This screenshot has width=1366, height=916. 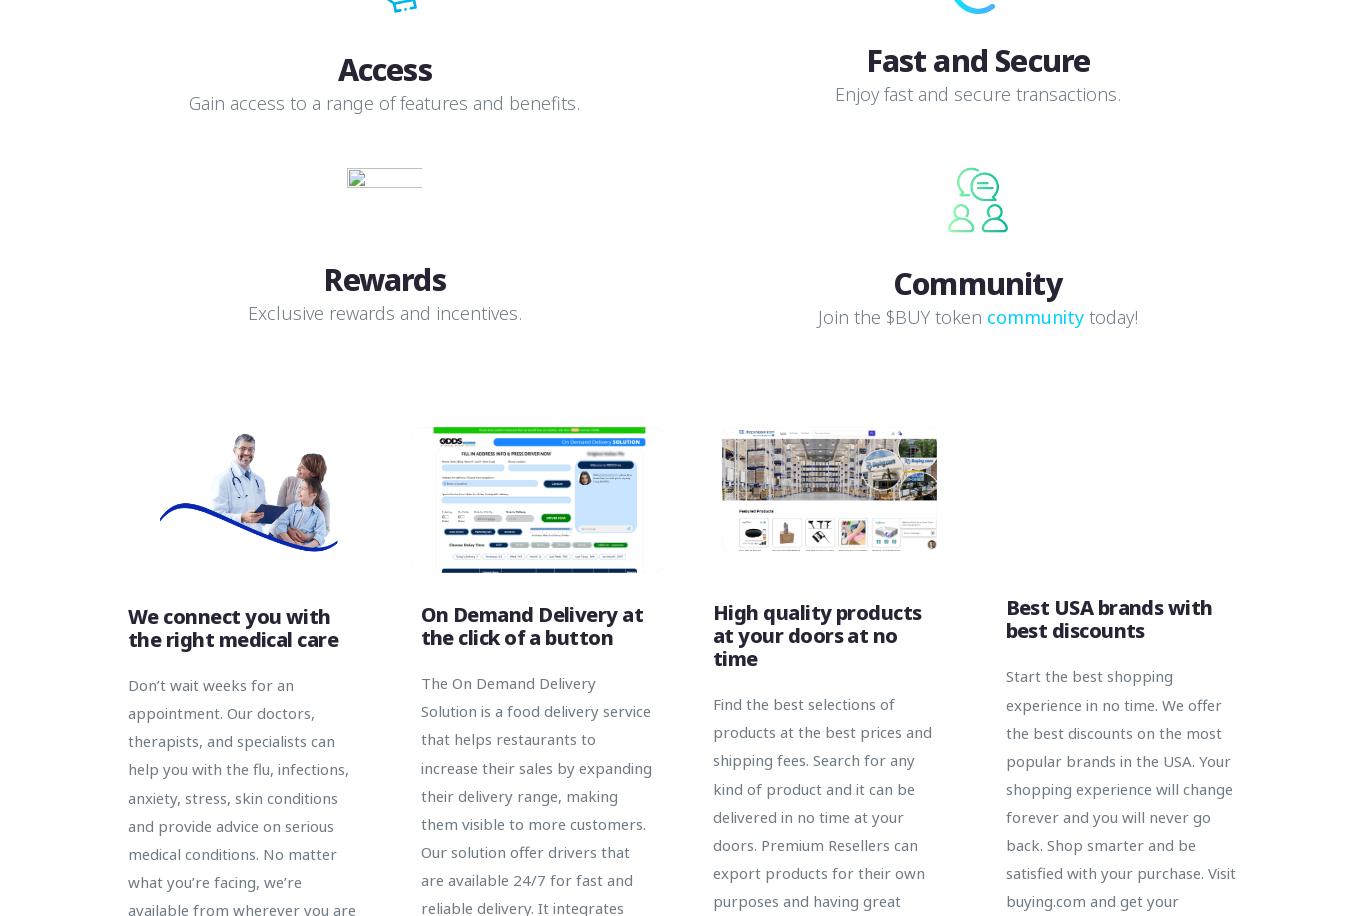 I want to click on 'Join the $BUY token', so click(x=900, y=316).